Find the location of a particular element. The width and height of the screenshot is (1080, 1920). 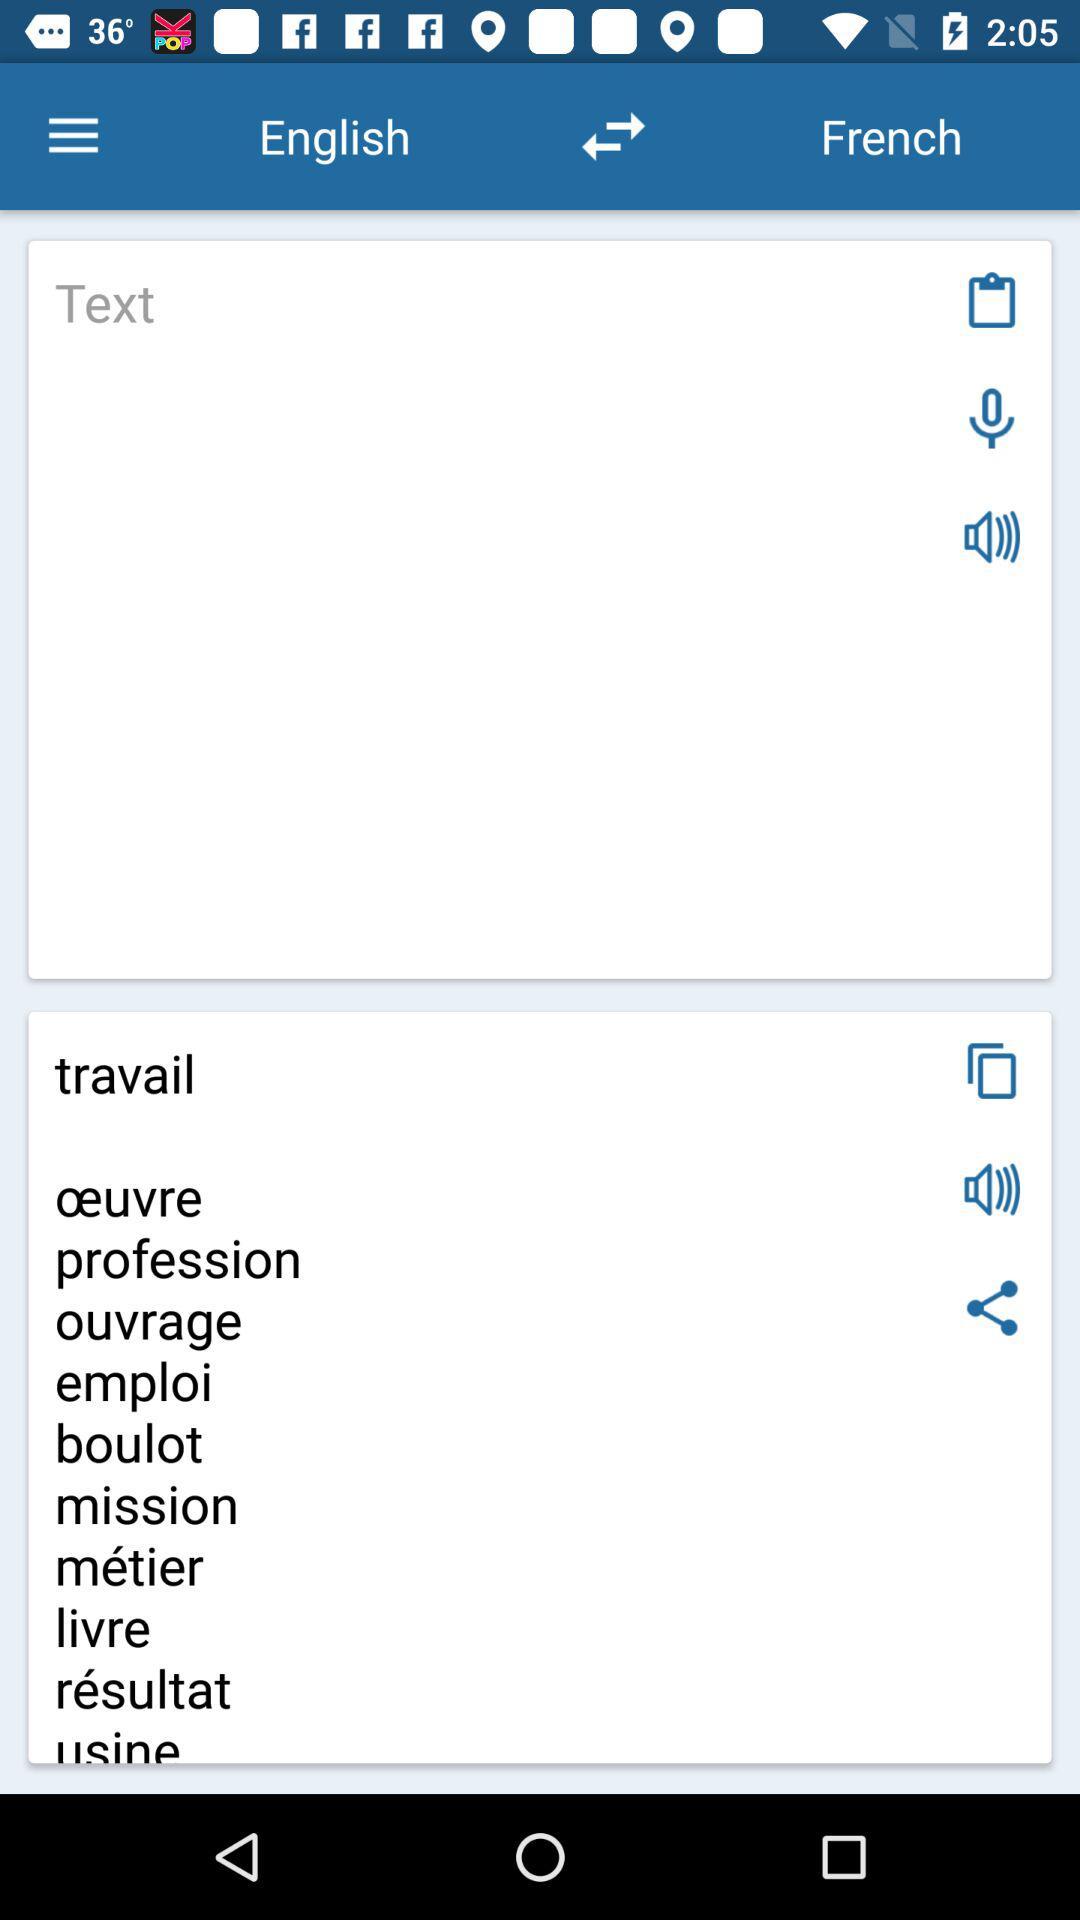

the icon to the left of the english icon is located at coordinates (72, 135).